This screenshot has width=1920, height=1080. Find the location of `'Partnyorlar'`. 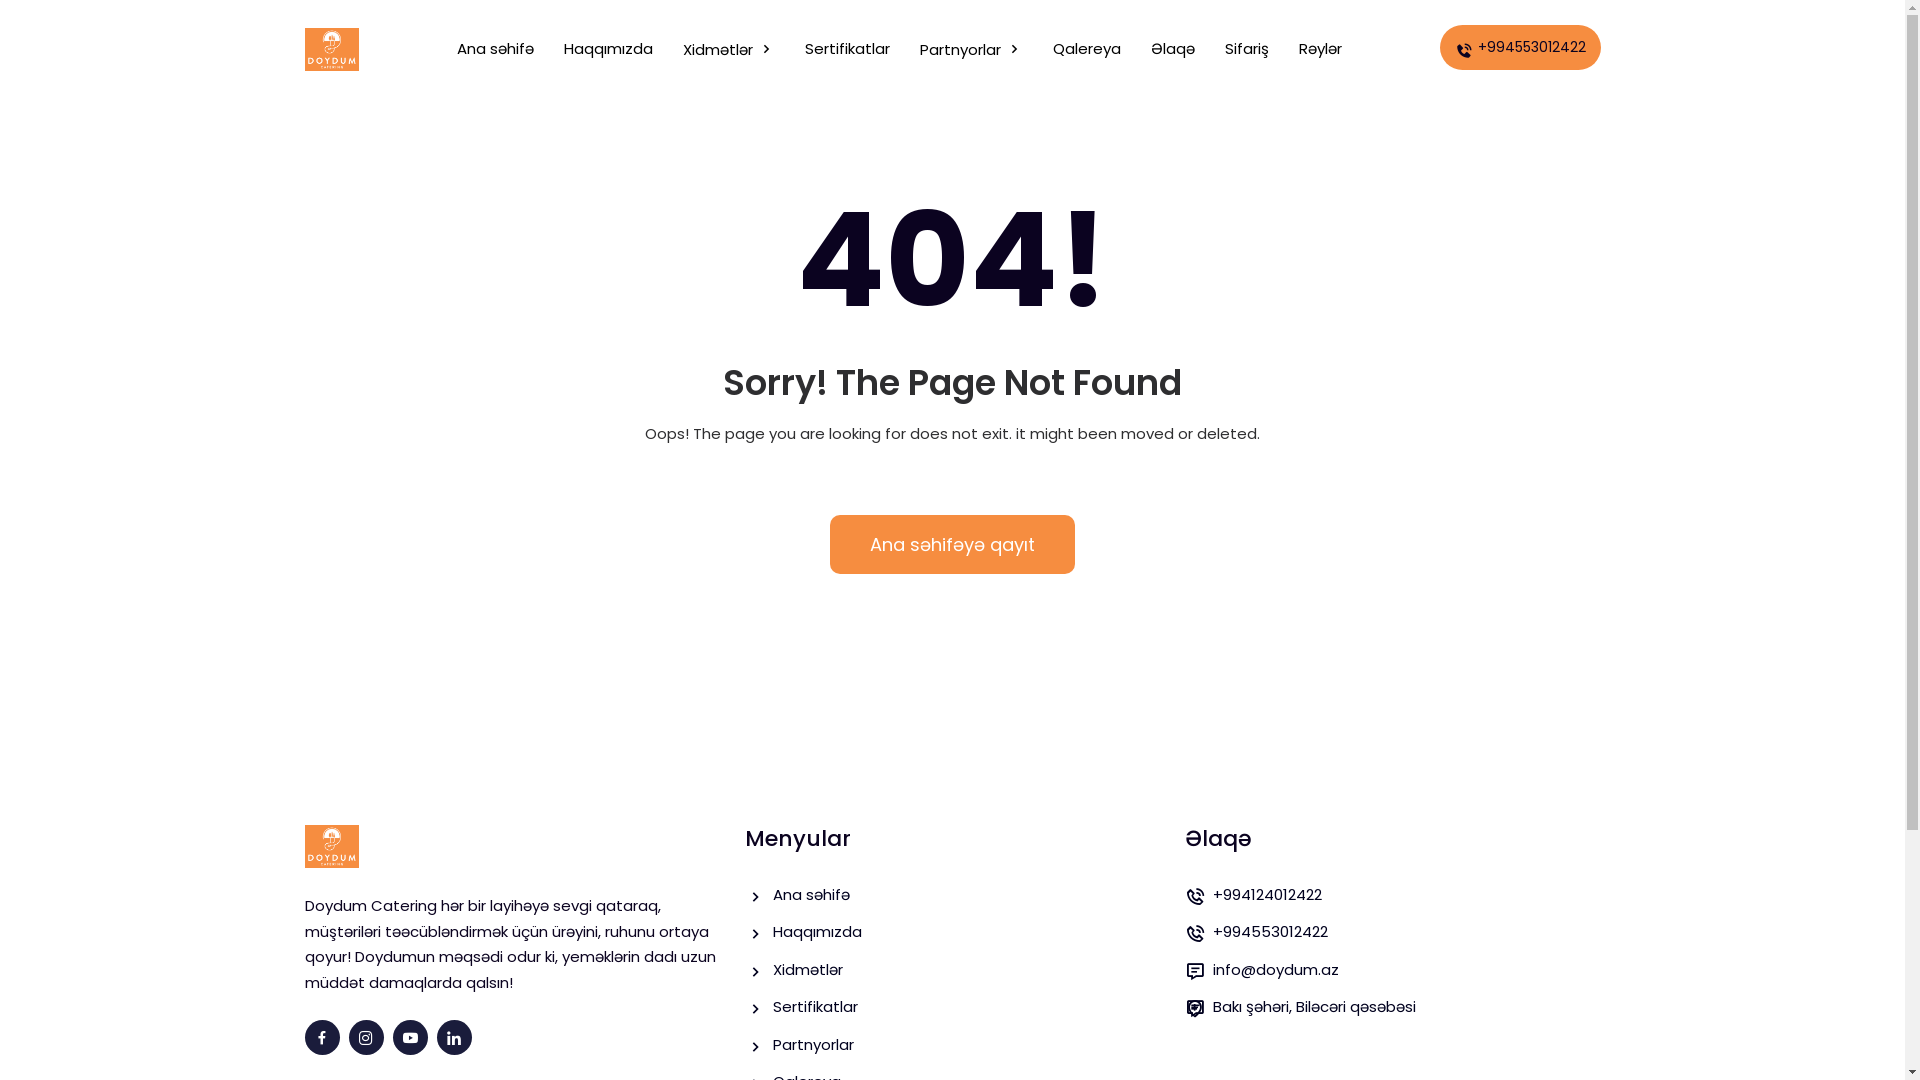

'Partnyorlar' is located at coordinates (971, 49).